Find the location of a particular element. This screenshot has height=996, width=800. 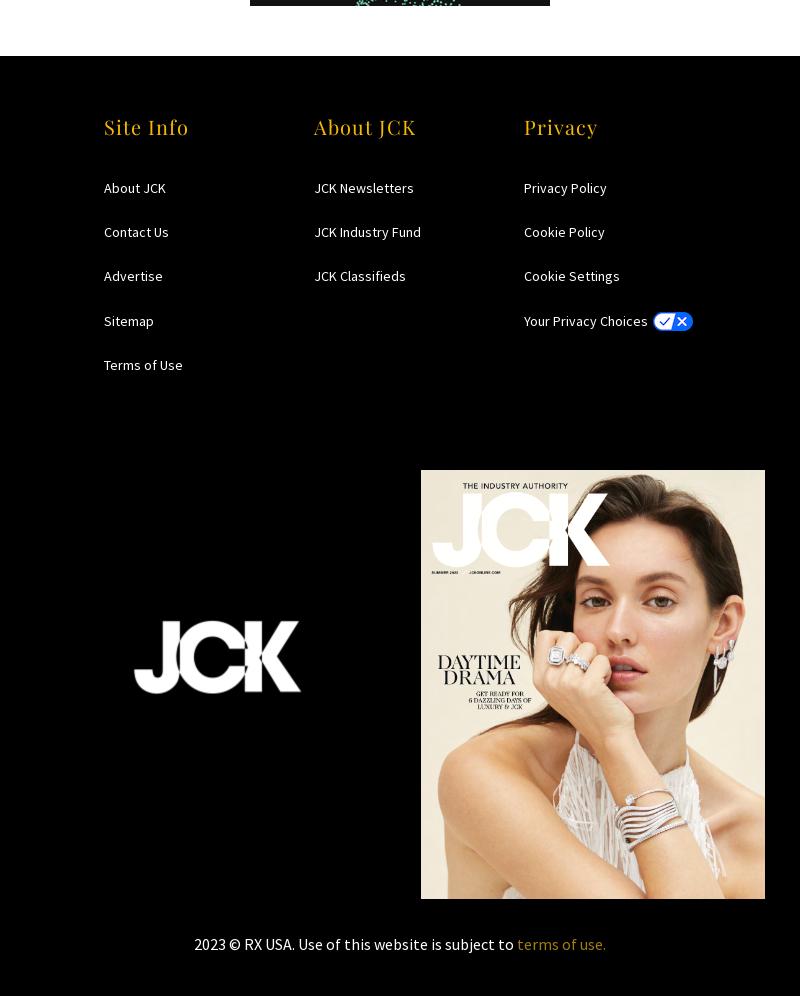

'JCK Newsletters' is located at coordinates (364, 188).